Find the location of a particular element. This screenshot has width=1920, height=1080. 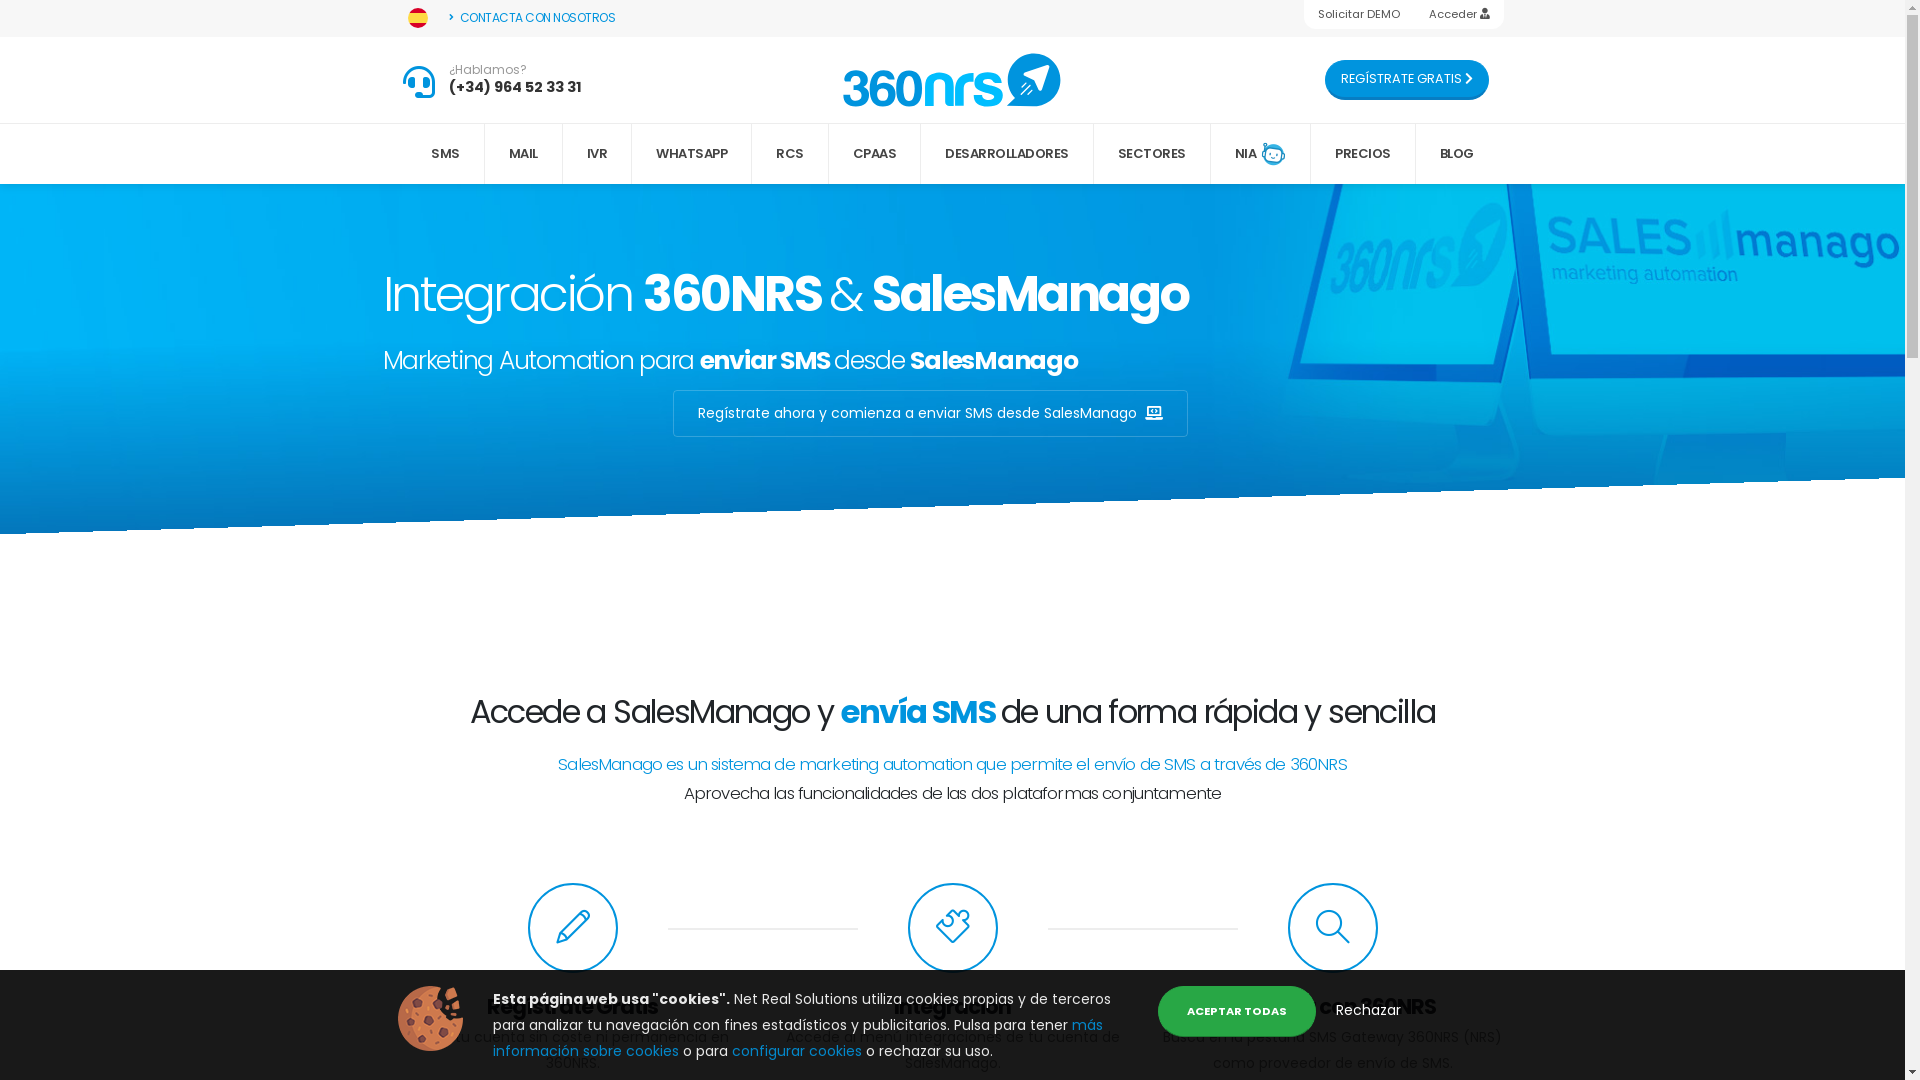

'Solicitar DEMO' is located at coordinates (1359, 14).